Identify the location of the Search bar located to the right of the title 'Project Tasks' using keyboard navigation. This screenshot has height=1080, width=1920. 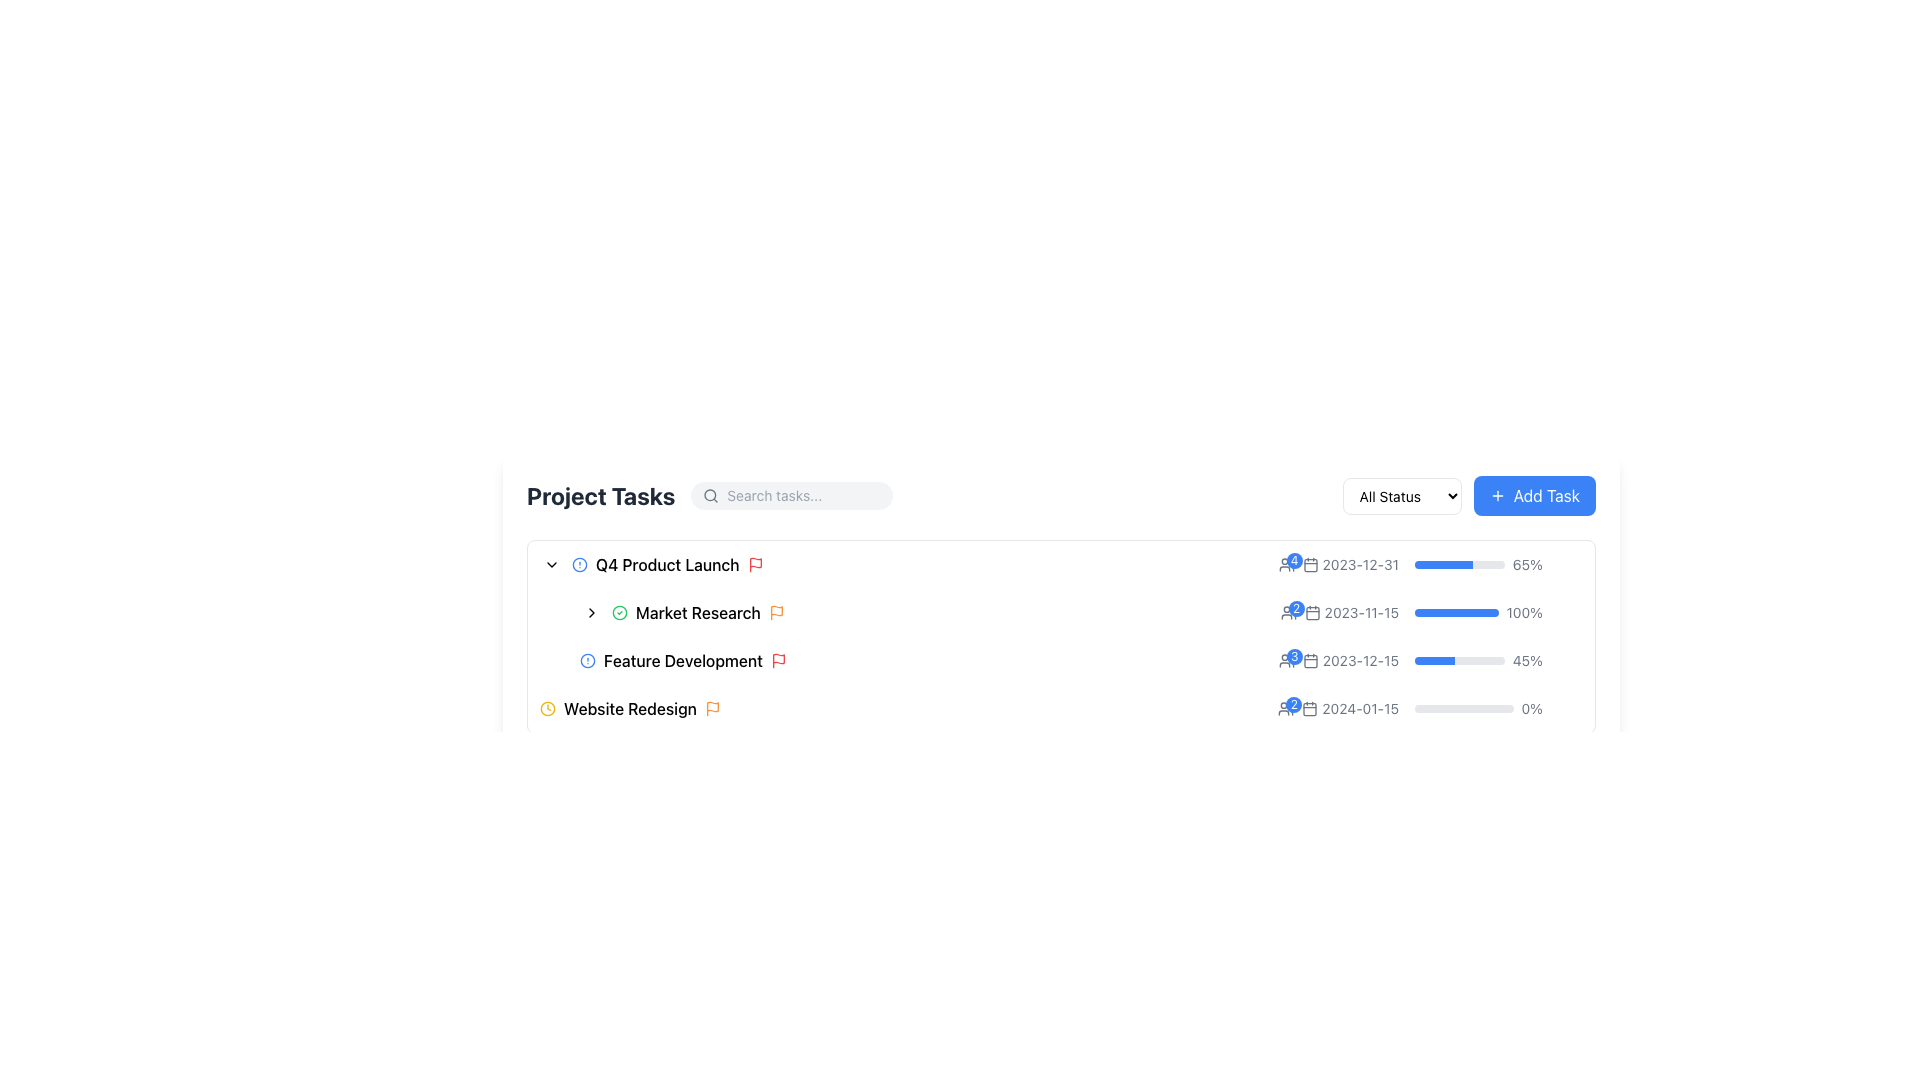
(791, 495).